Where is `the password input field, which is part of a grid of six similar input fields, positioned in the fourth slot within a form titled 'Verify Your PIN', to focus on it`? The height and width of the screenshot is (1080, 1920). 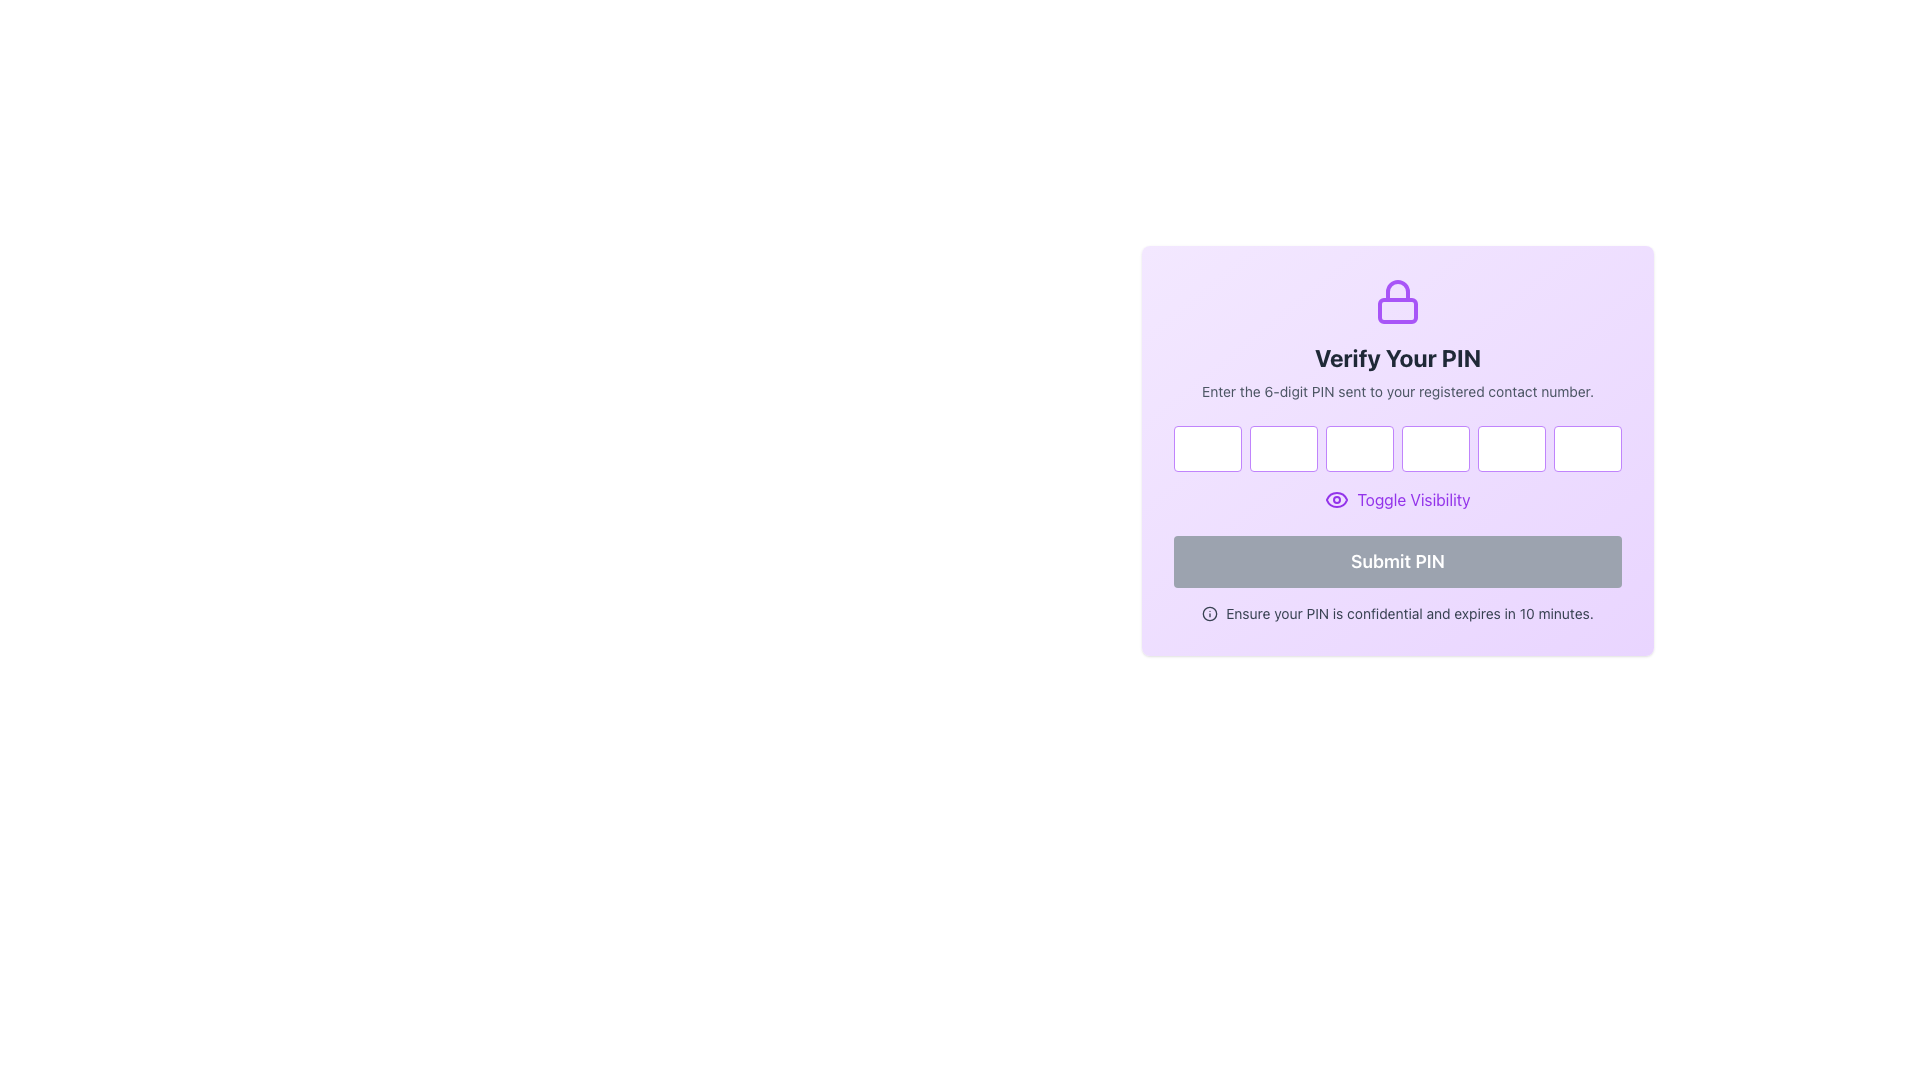 the password input field, which is part of a grid of six similar input fields, positioned in the fourth slot within a form titled 'Verify Your PIN', to focus on it is located at coordinates (1396, 451).